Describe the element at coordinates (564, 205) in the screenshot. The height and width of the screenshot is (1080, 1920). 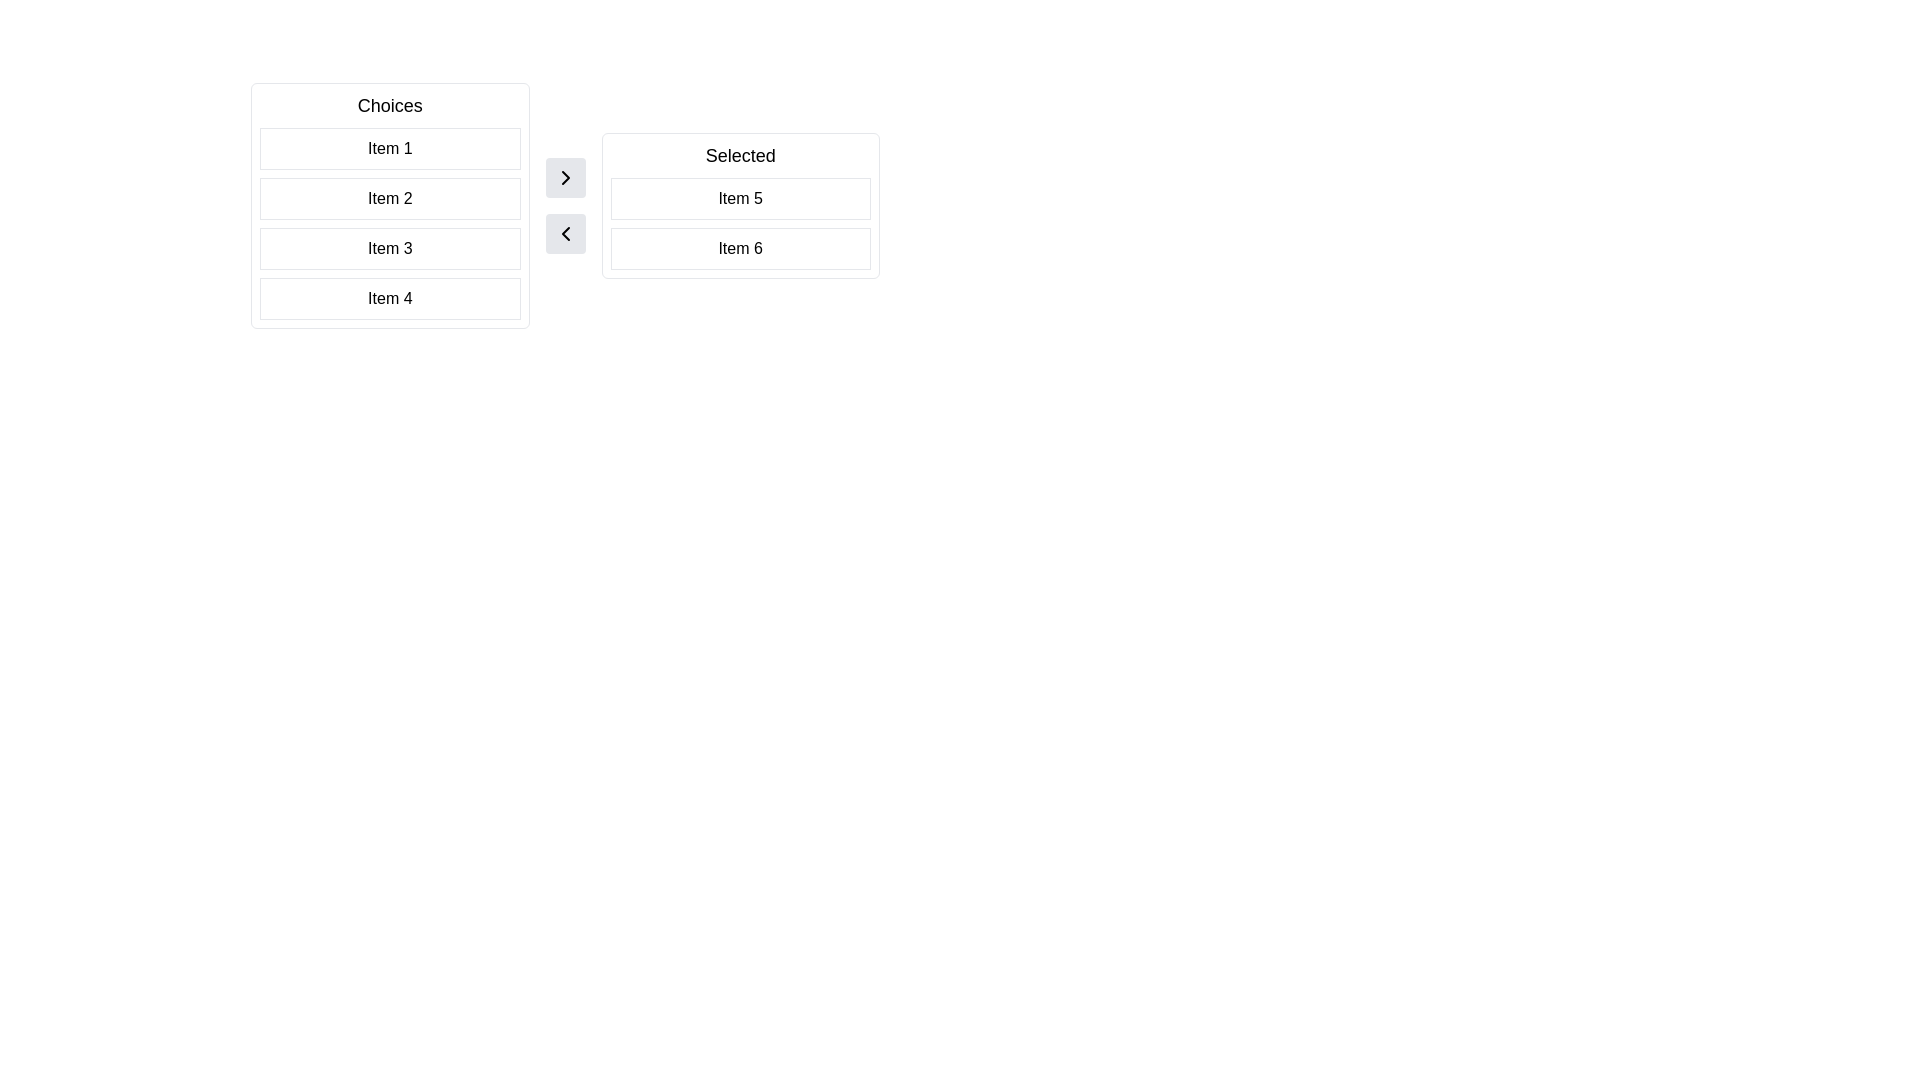
I see `the upper button with the right-facing arrow in the component grouping two interactive buttons, which is centrally positioned between the 'Choices' and 'Selected' lists` at that location.